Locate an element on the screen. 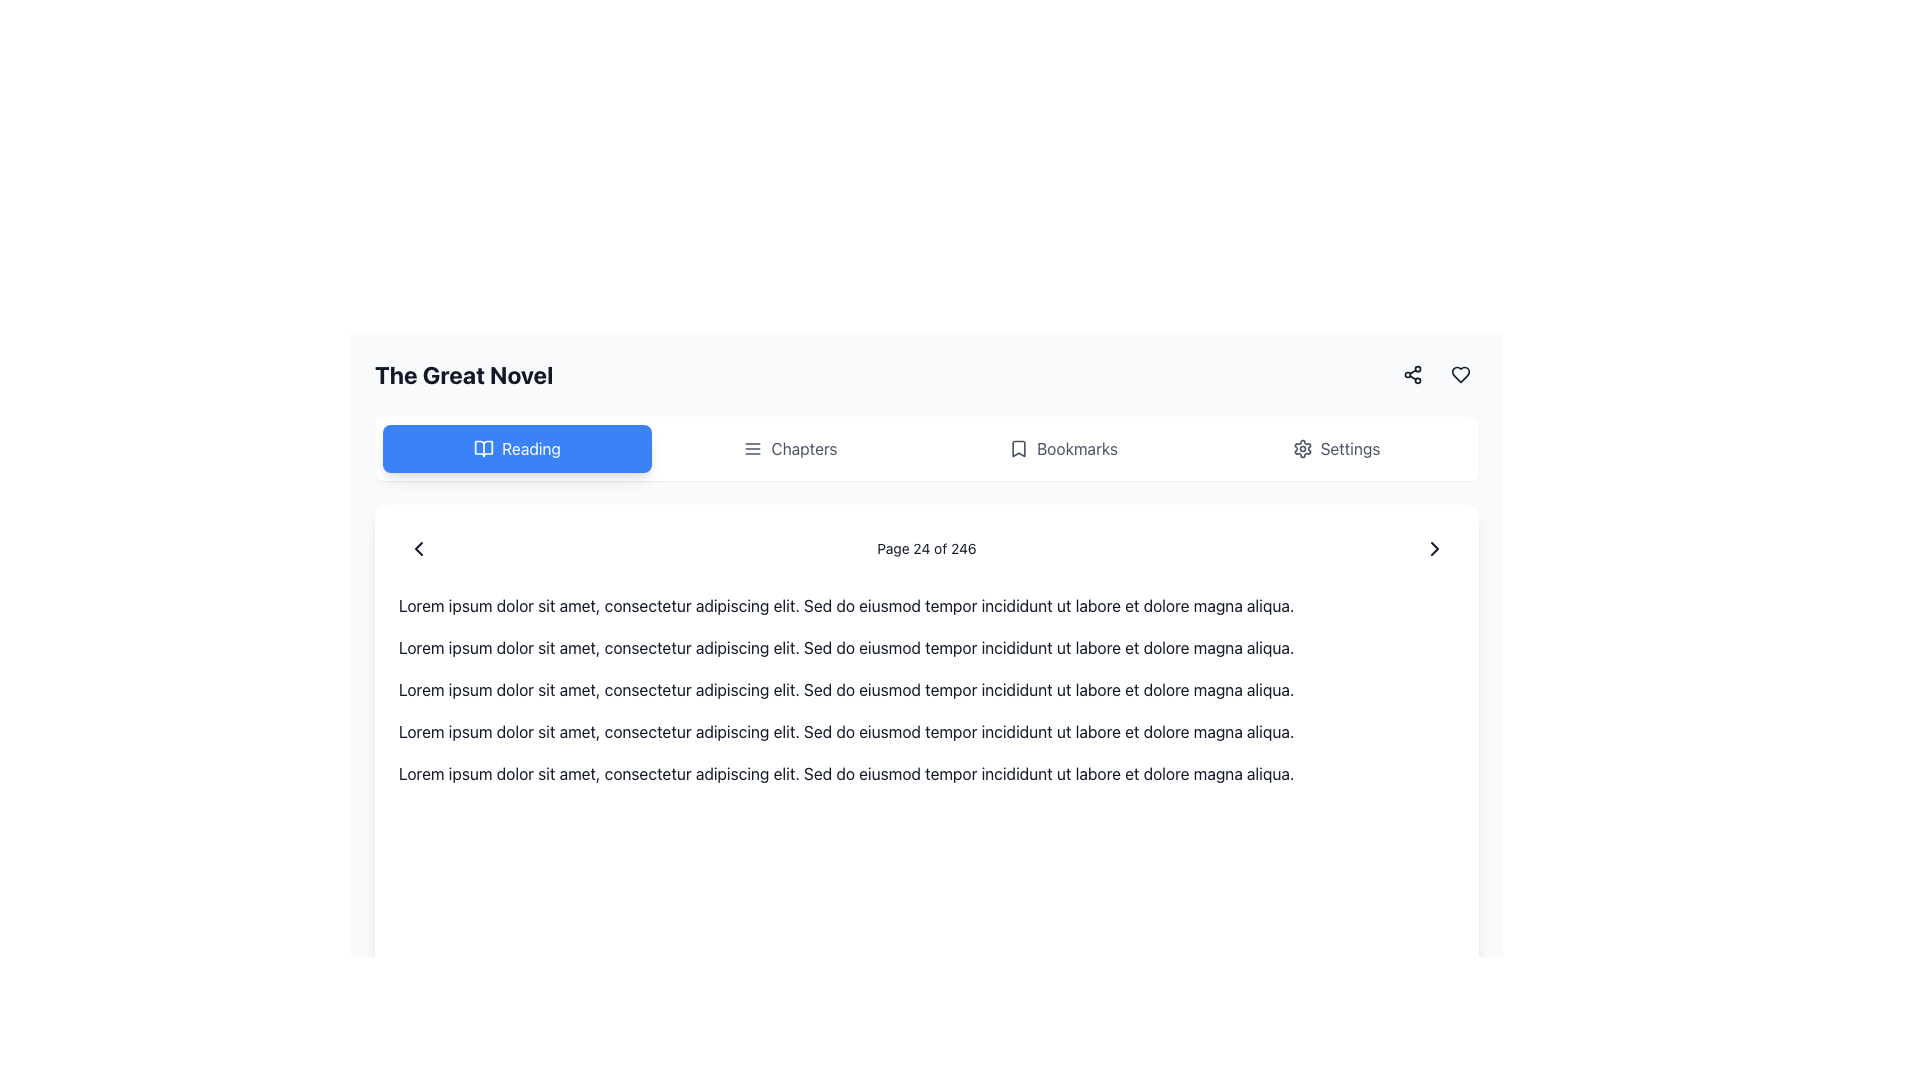  the 'Reading' text label, which is styled with white text on a blue background and located within a rounded rectangular button in the header area is located at coordinates (531, 447).